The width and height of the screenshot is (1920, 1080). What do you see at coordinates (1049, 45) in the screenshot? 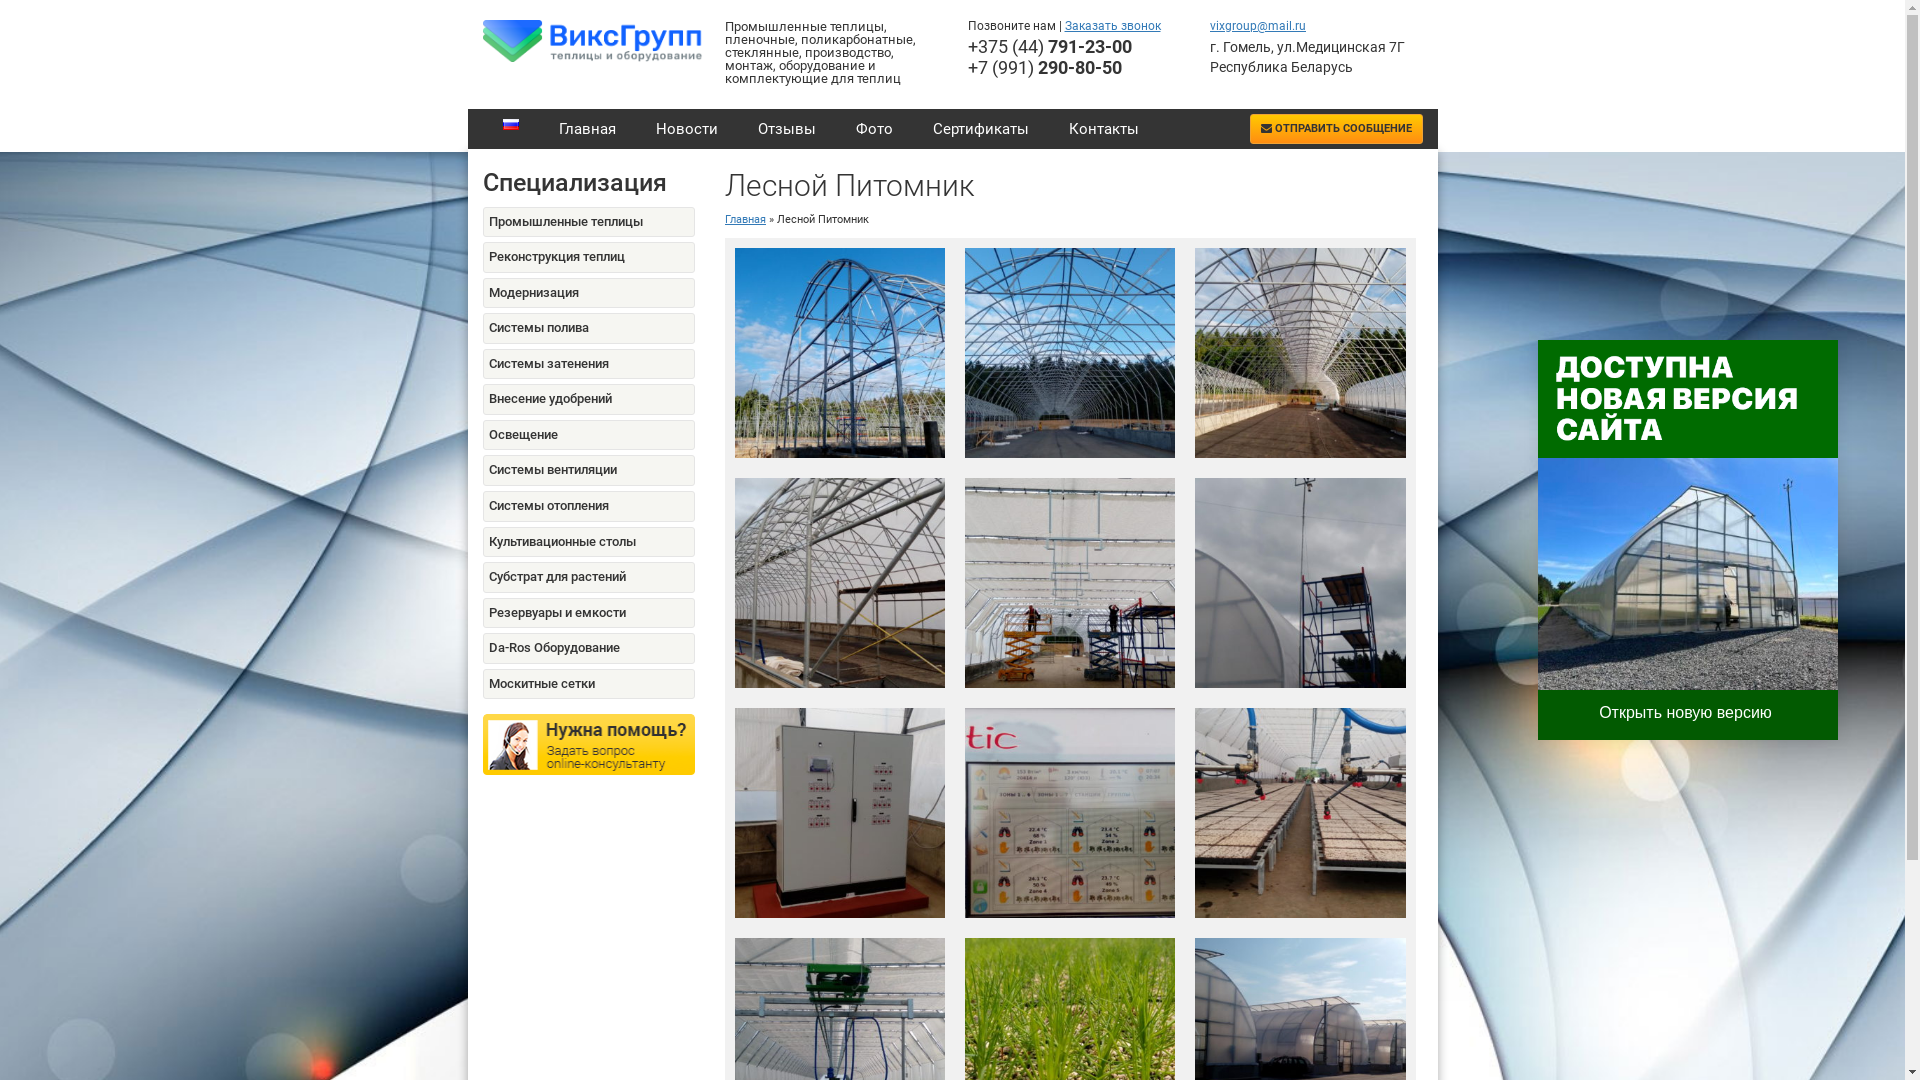
I see `'+375 (44) 791-23-00'` at bounding box center [1049, 45].